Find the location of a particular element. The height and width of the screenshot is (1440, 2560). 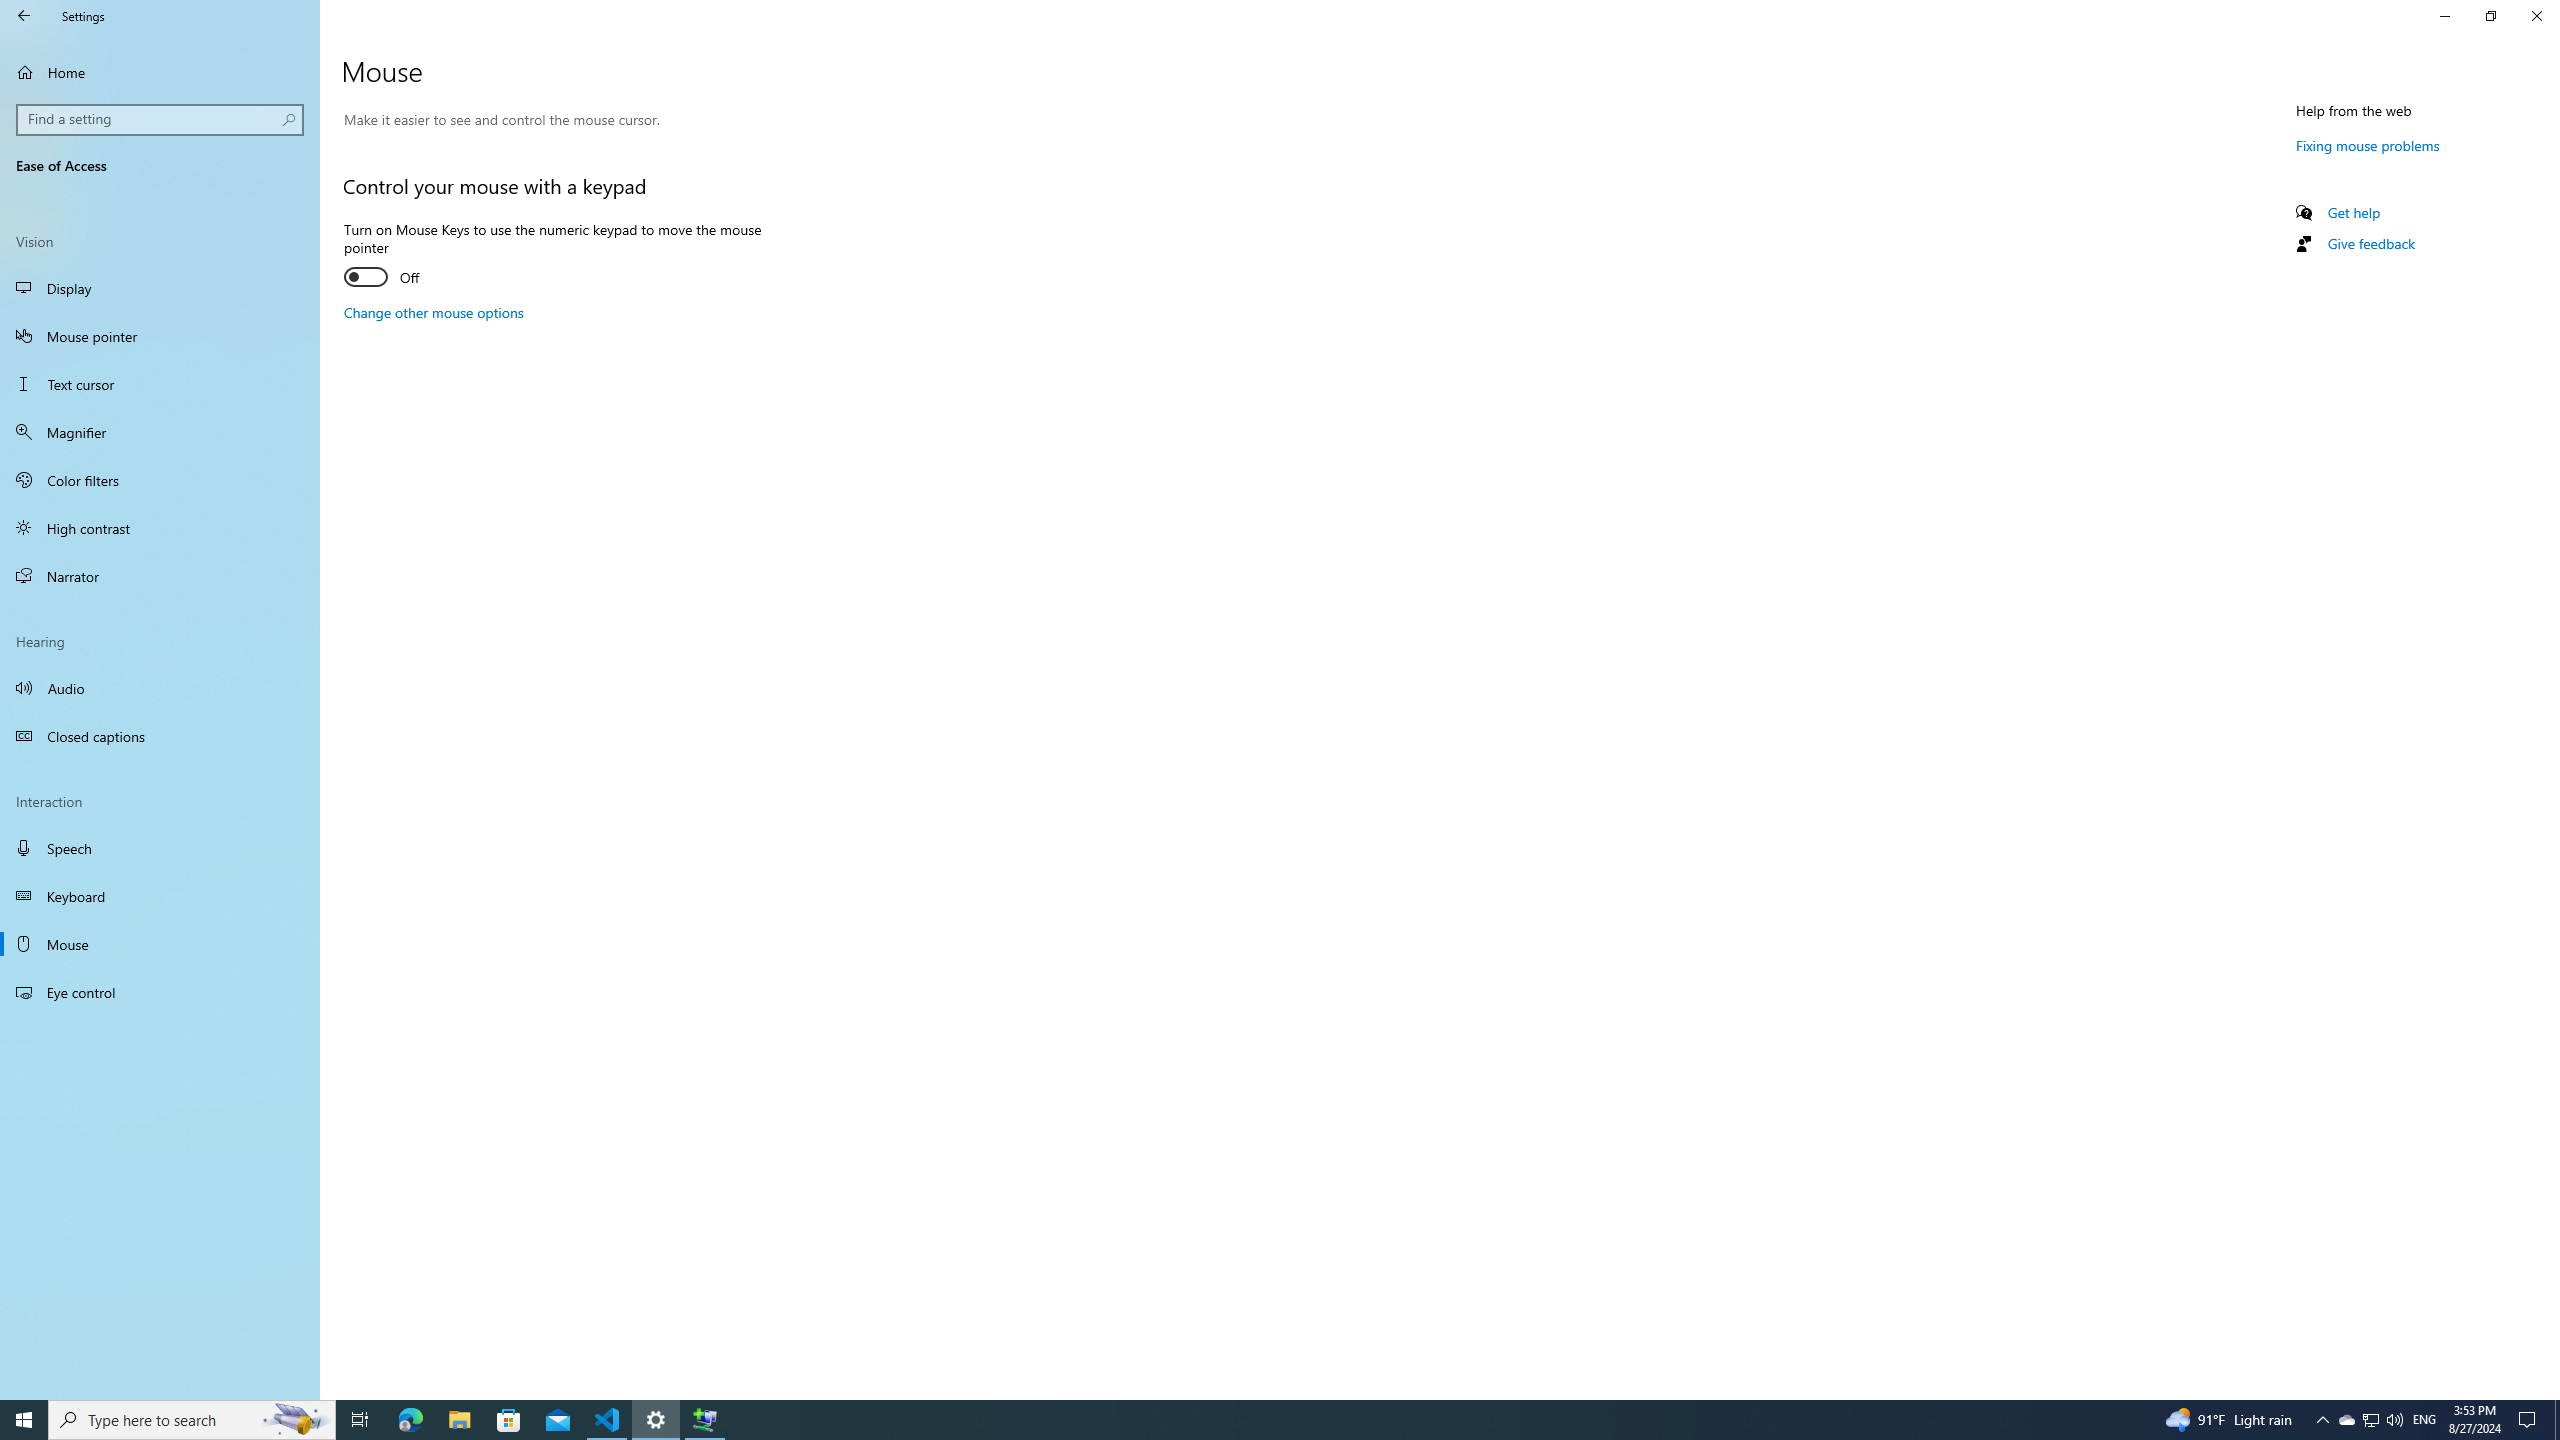

'Extensible Wizards Host Process - 1 running window' is located at coordinates (705, 1418).